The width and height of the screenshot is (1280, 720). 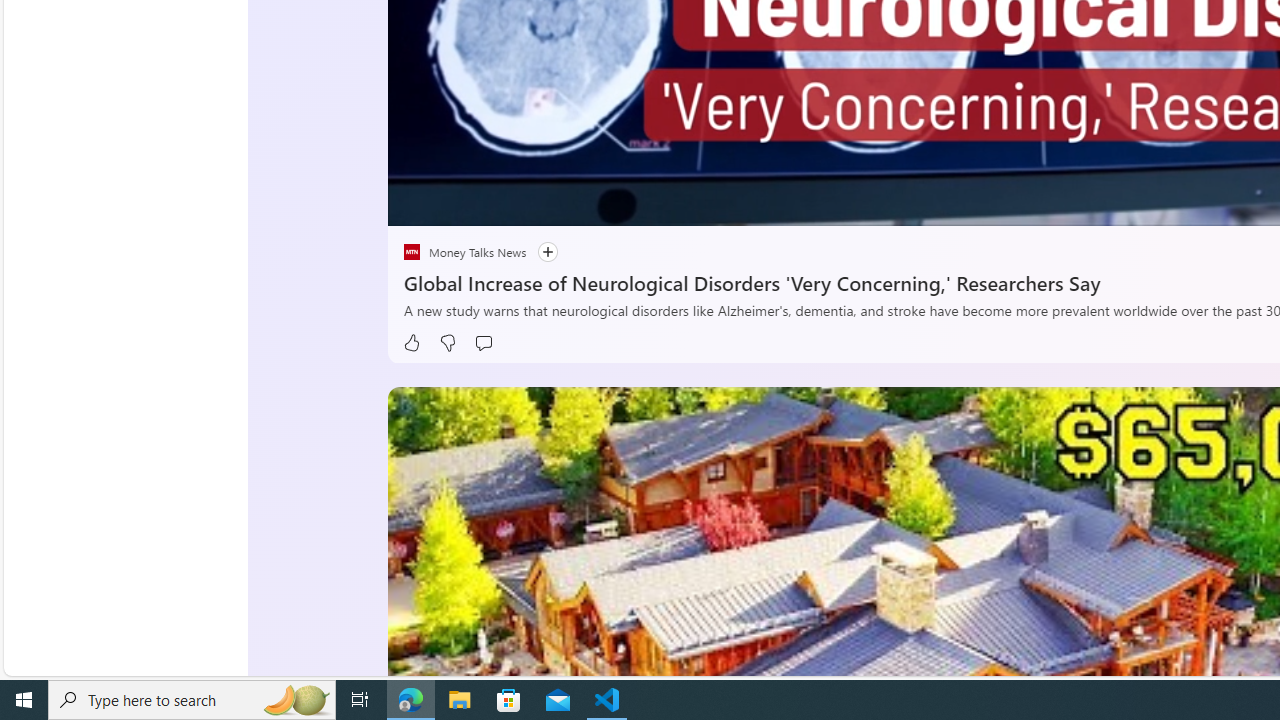 I want to click on 'placeholder', so click(x=411, y=251).